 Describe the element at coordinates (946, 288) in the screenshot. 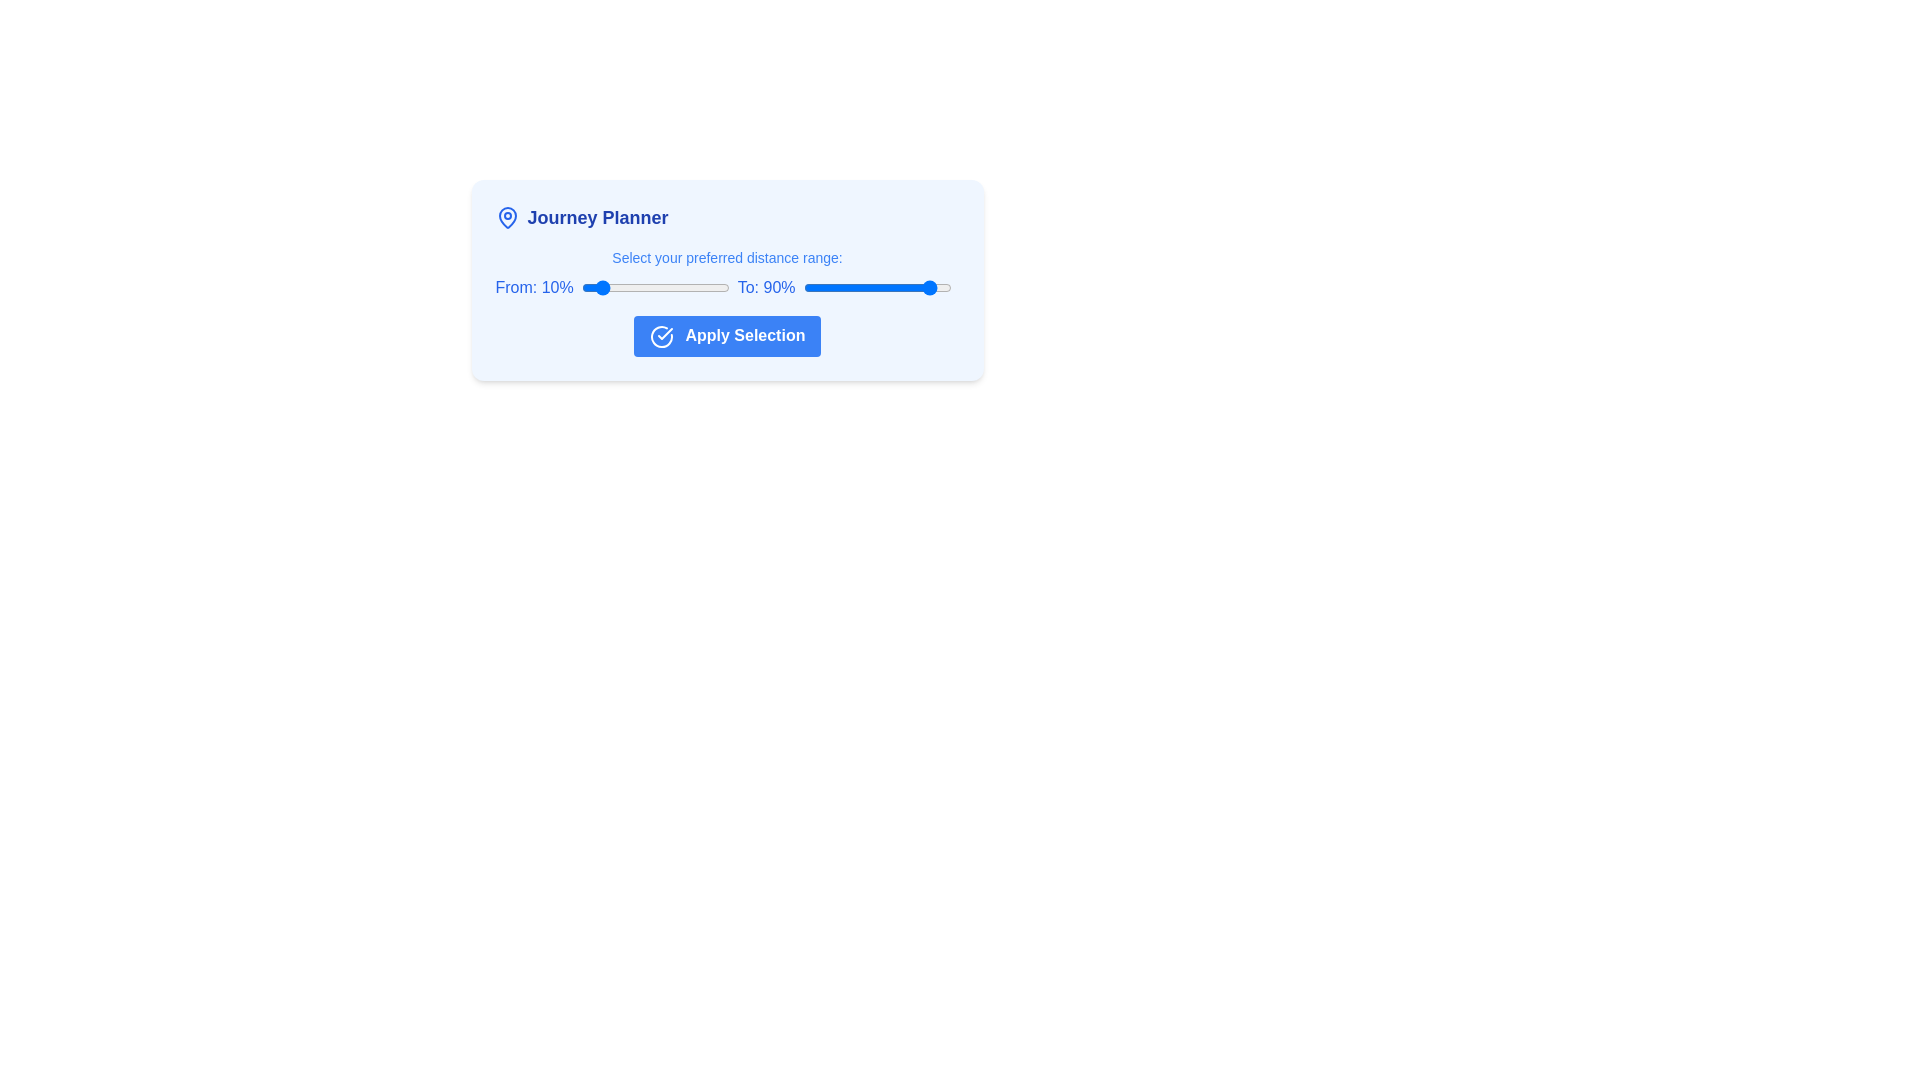

I see `the slider value` at that location.